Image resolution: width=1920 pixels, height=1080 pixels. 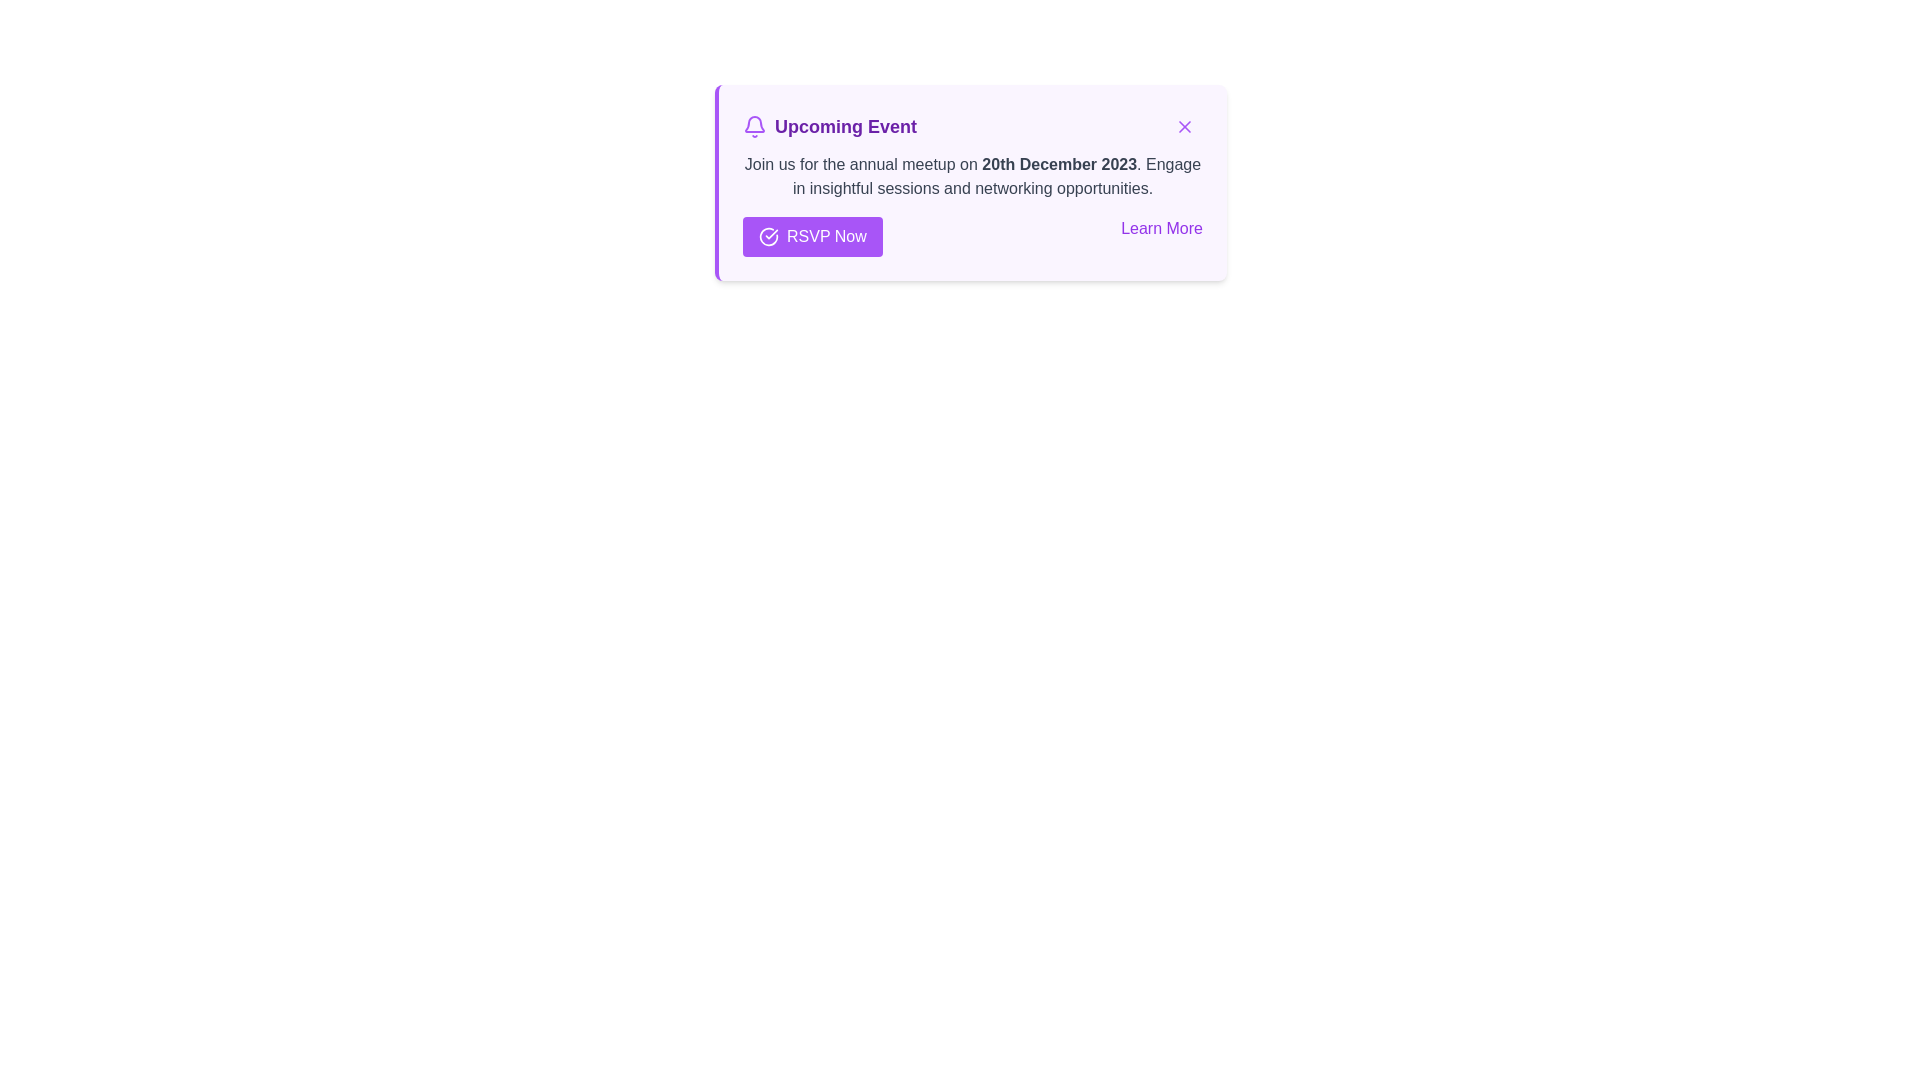 I want to click on the text element displaying '20th December 2023' within the notification card titled 'Upcoming Event', so click(x=1058, y=163).